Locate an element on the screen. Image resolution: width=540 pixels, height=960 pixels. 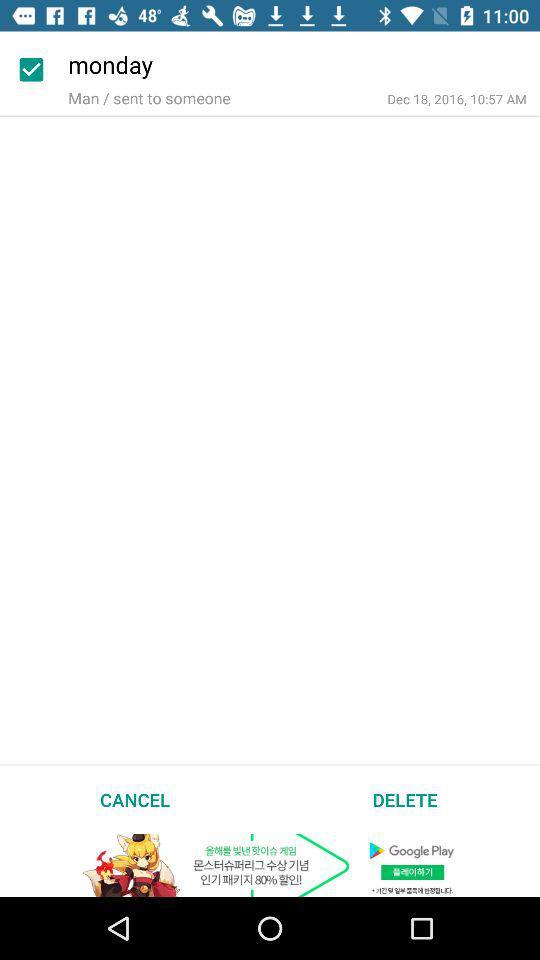
item below monday item is located at coordinates (457, 99).